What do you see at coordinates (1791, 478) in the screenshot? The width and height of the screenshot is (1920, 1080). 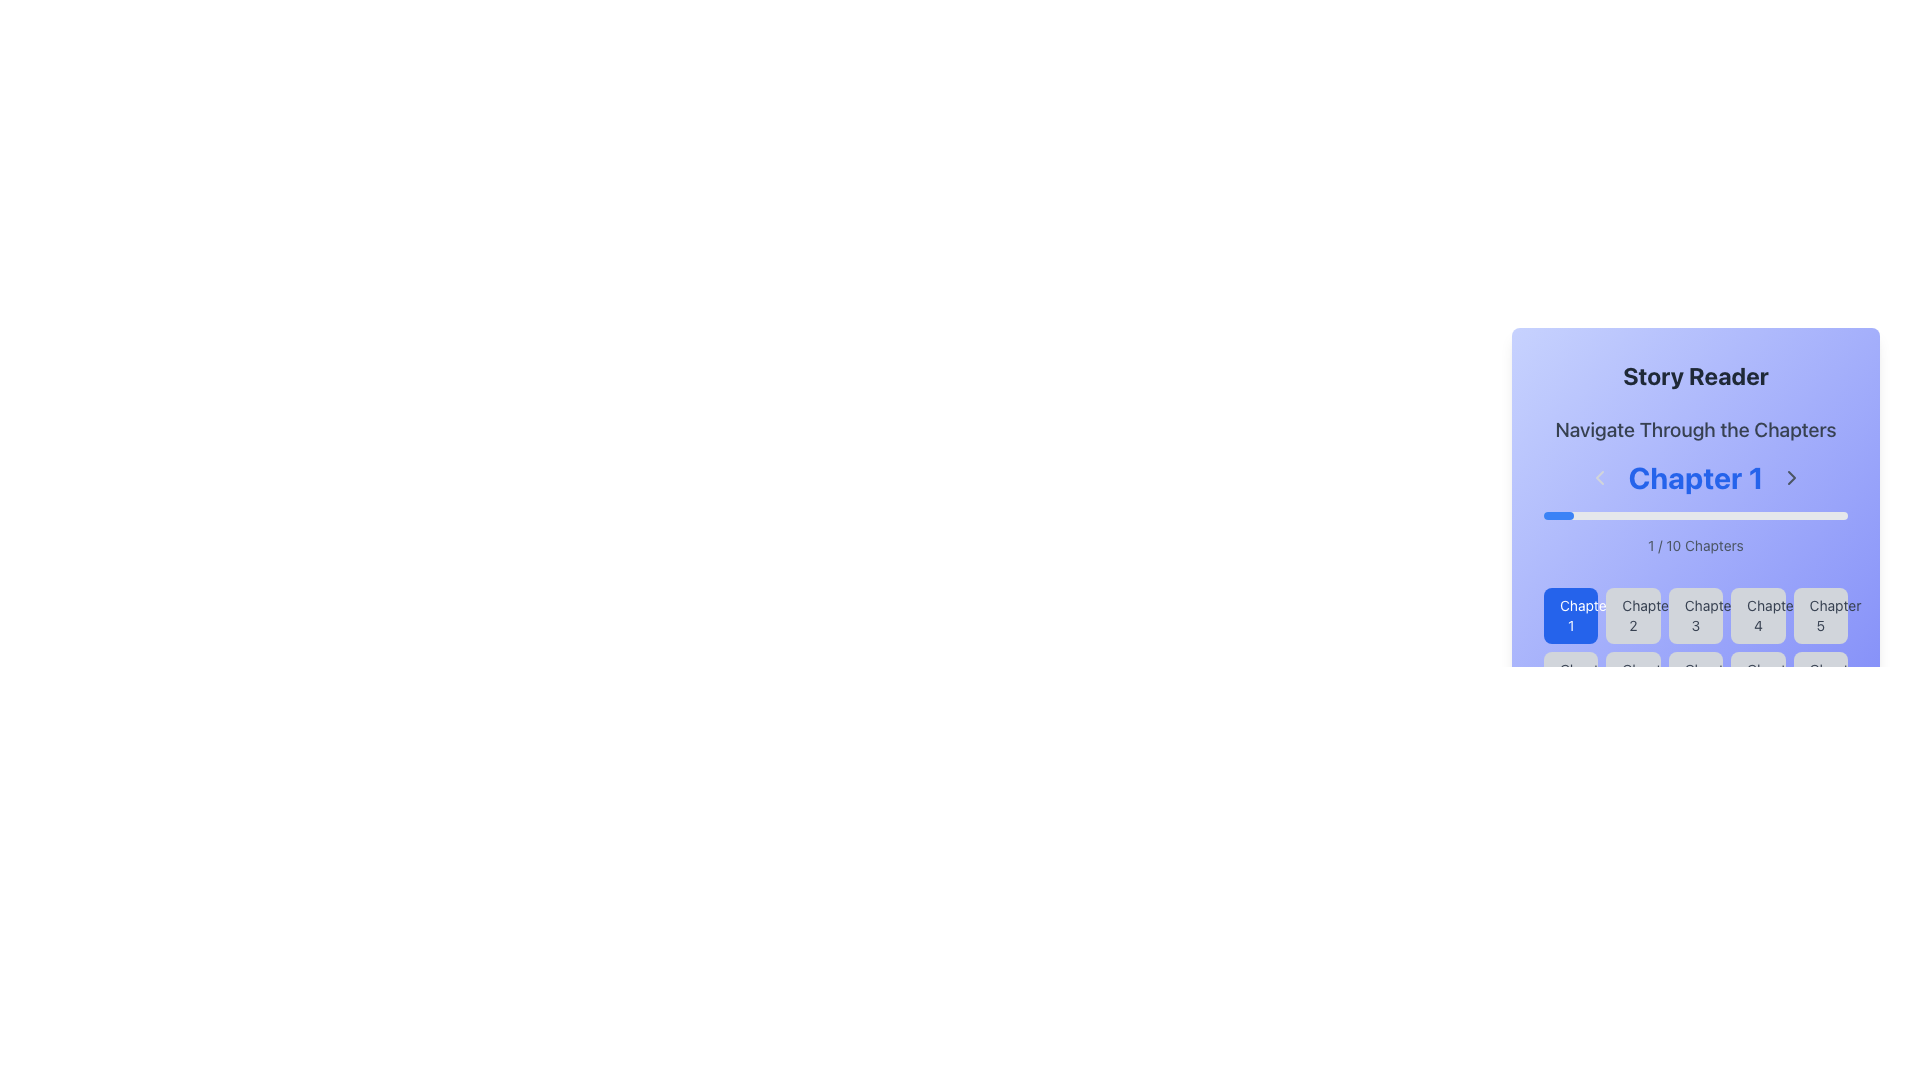 I see `the rightward-pointing chevron icon located to the right of the text 'Chapter 1'` at bounding box center [1791, 478].